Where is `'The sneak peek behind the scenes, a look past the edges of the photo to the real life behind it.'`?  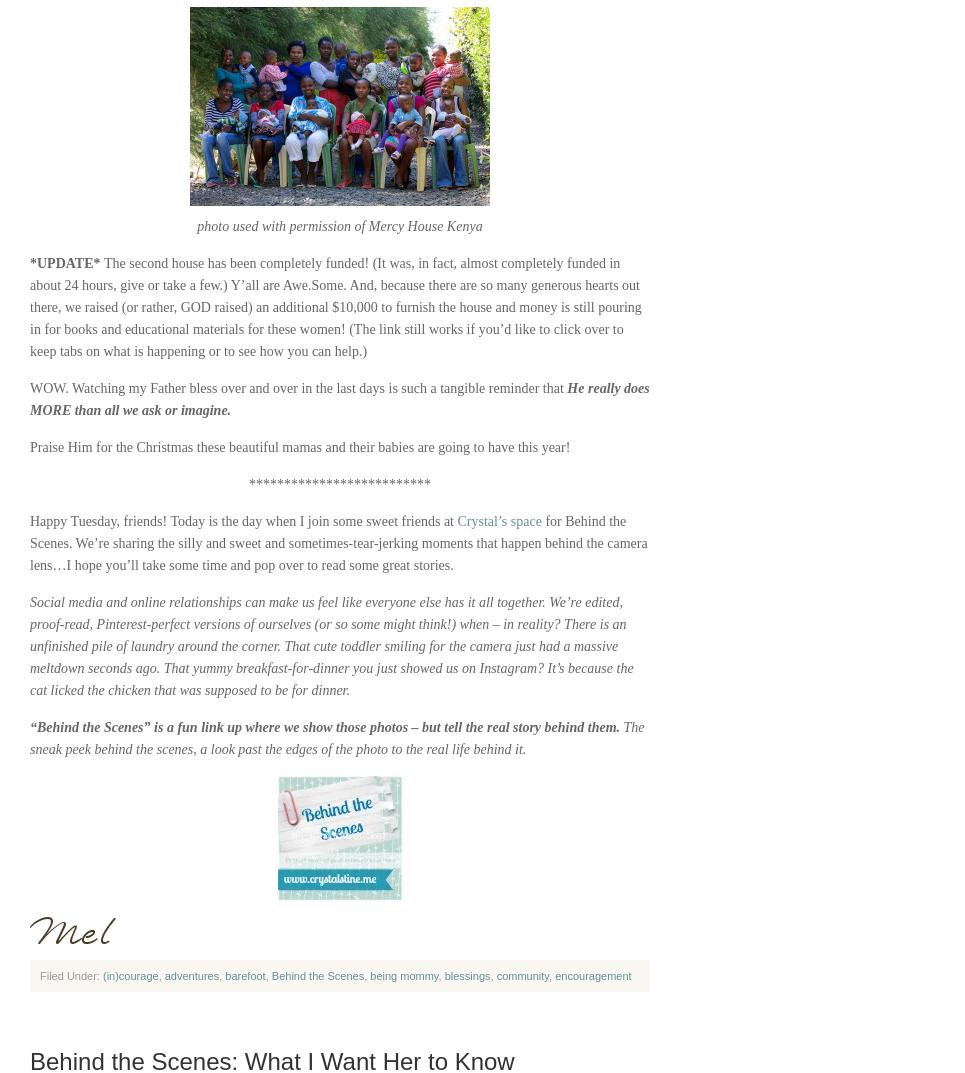
'The sneak peek behind the scenes, a look past the edges of the photo to the real life behind it.' is located at coordinates (336, 737).